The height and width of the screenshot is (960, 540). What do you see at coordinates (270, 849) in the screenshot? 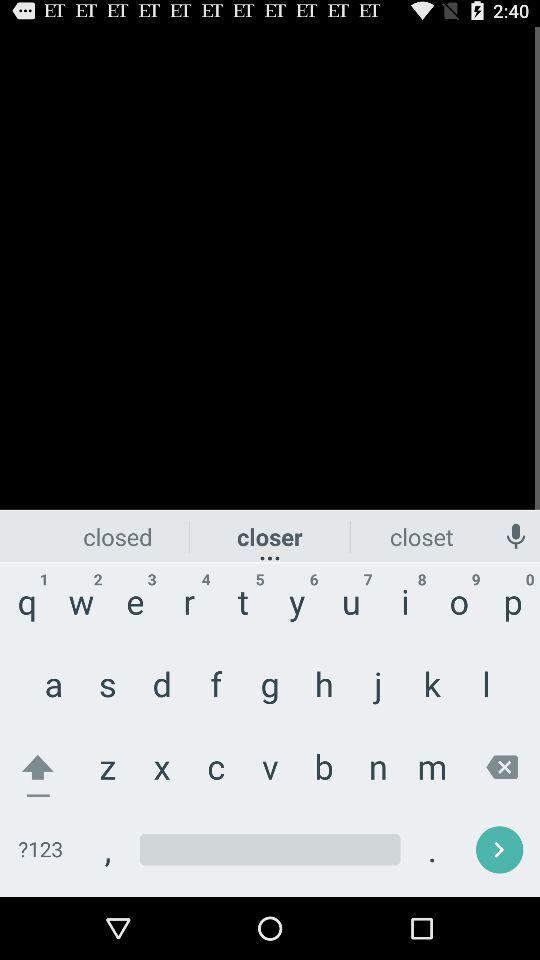
I see `search the site` at bounding box center [270, 849].